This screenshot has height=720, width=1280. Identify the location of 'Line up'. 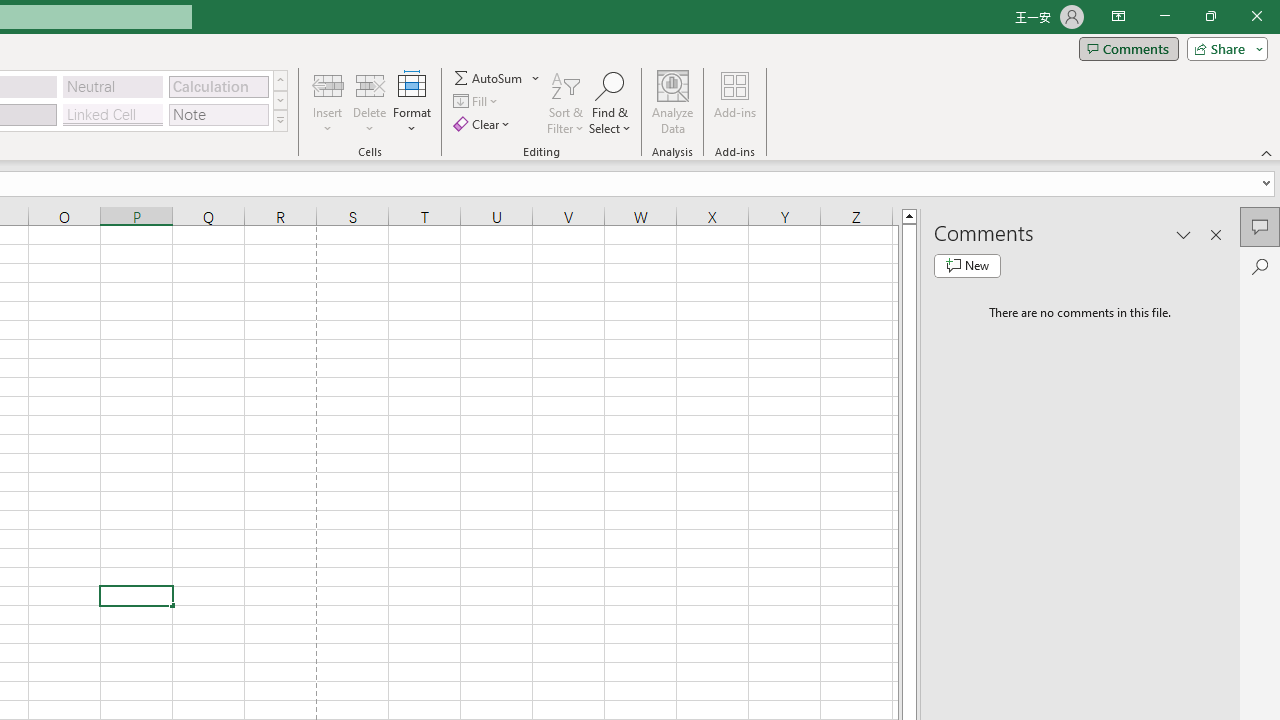
(908, 215).